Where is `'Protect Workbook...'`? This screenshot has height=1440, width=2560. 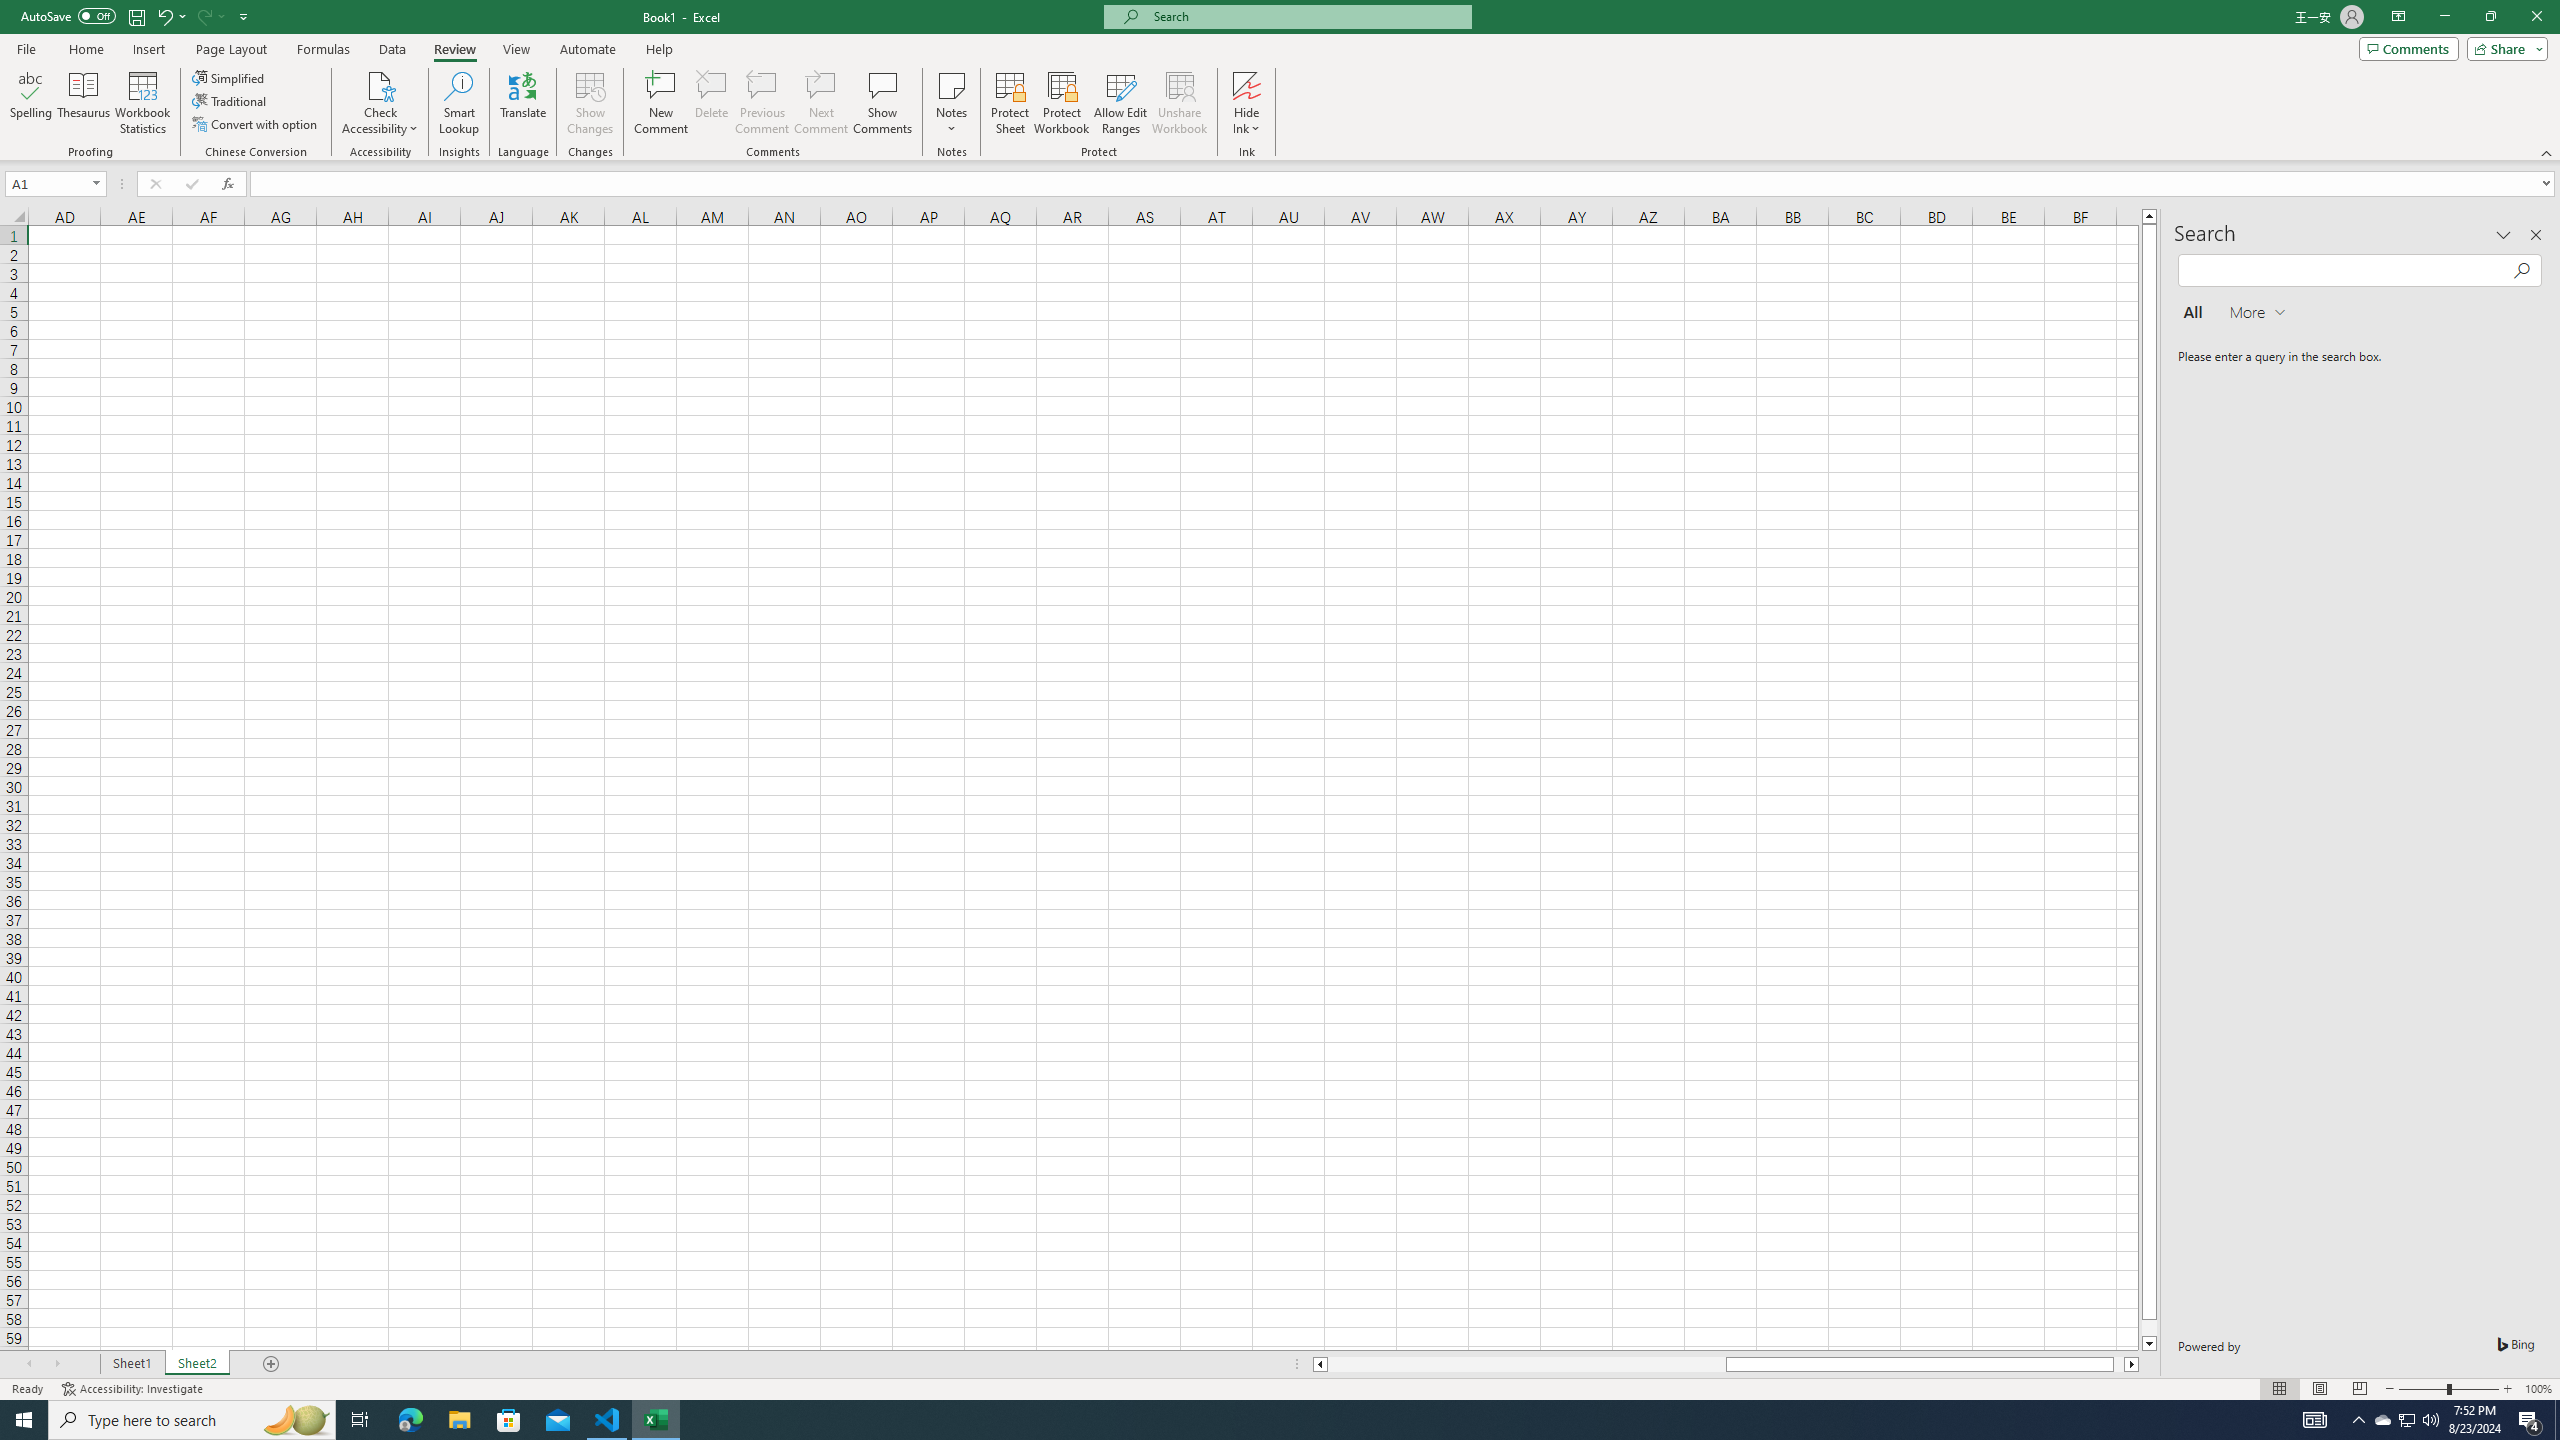 'Protect Workbook...' is located at coordinates (1061, 103).